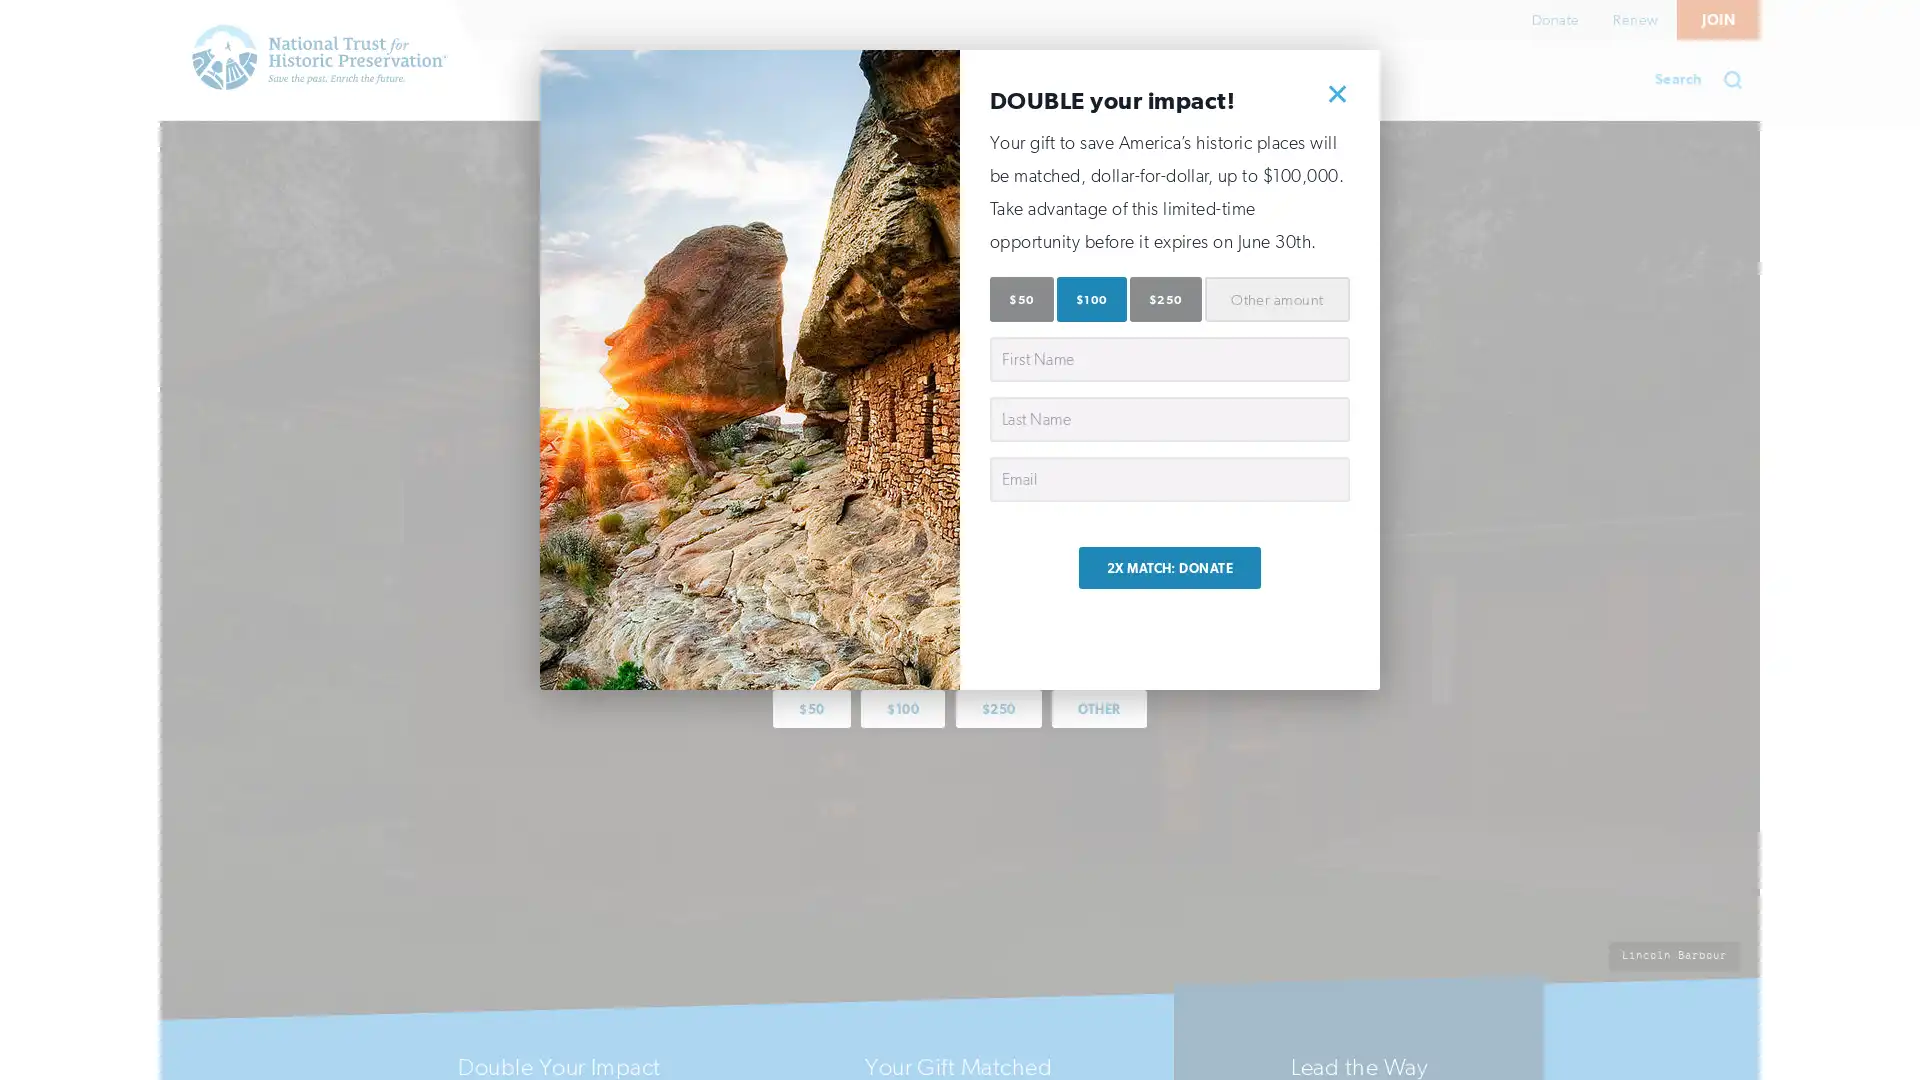 This screenshot has height=1080, width=1920. Describe the element at coordinates (1169, 567) in the screenshot. I see `2X MATCH: DONATE` at that location.